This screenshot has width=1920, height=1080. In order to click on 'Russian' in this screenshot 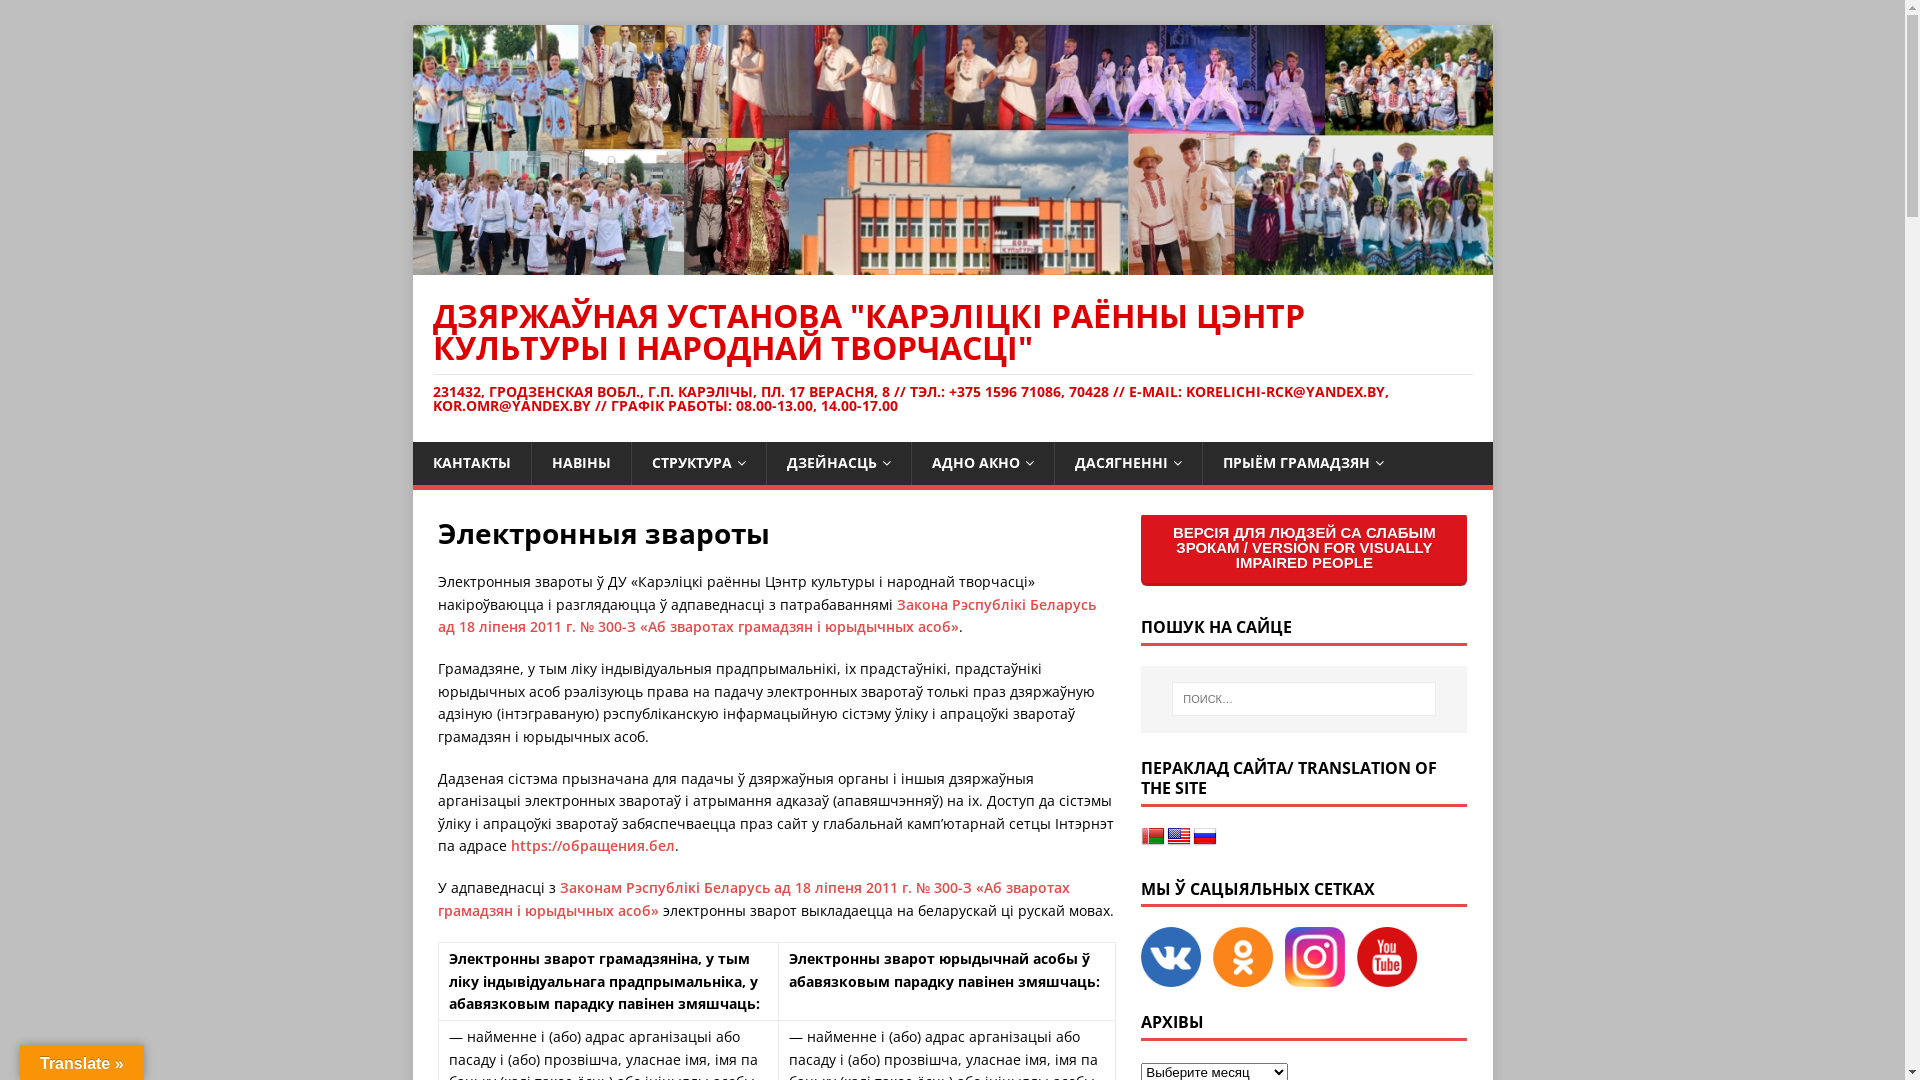, I will do `click(1203, 837)`.